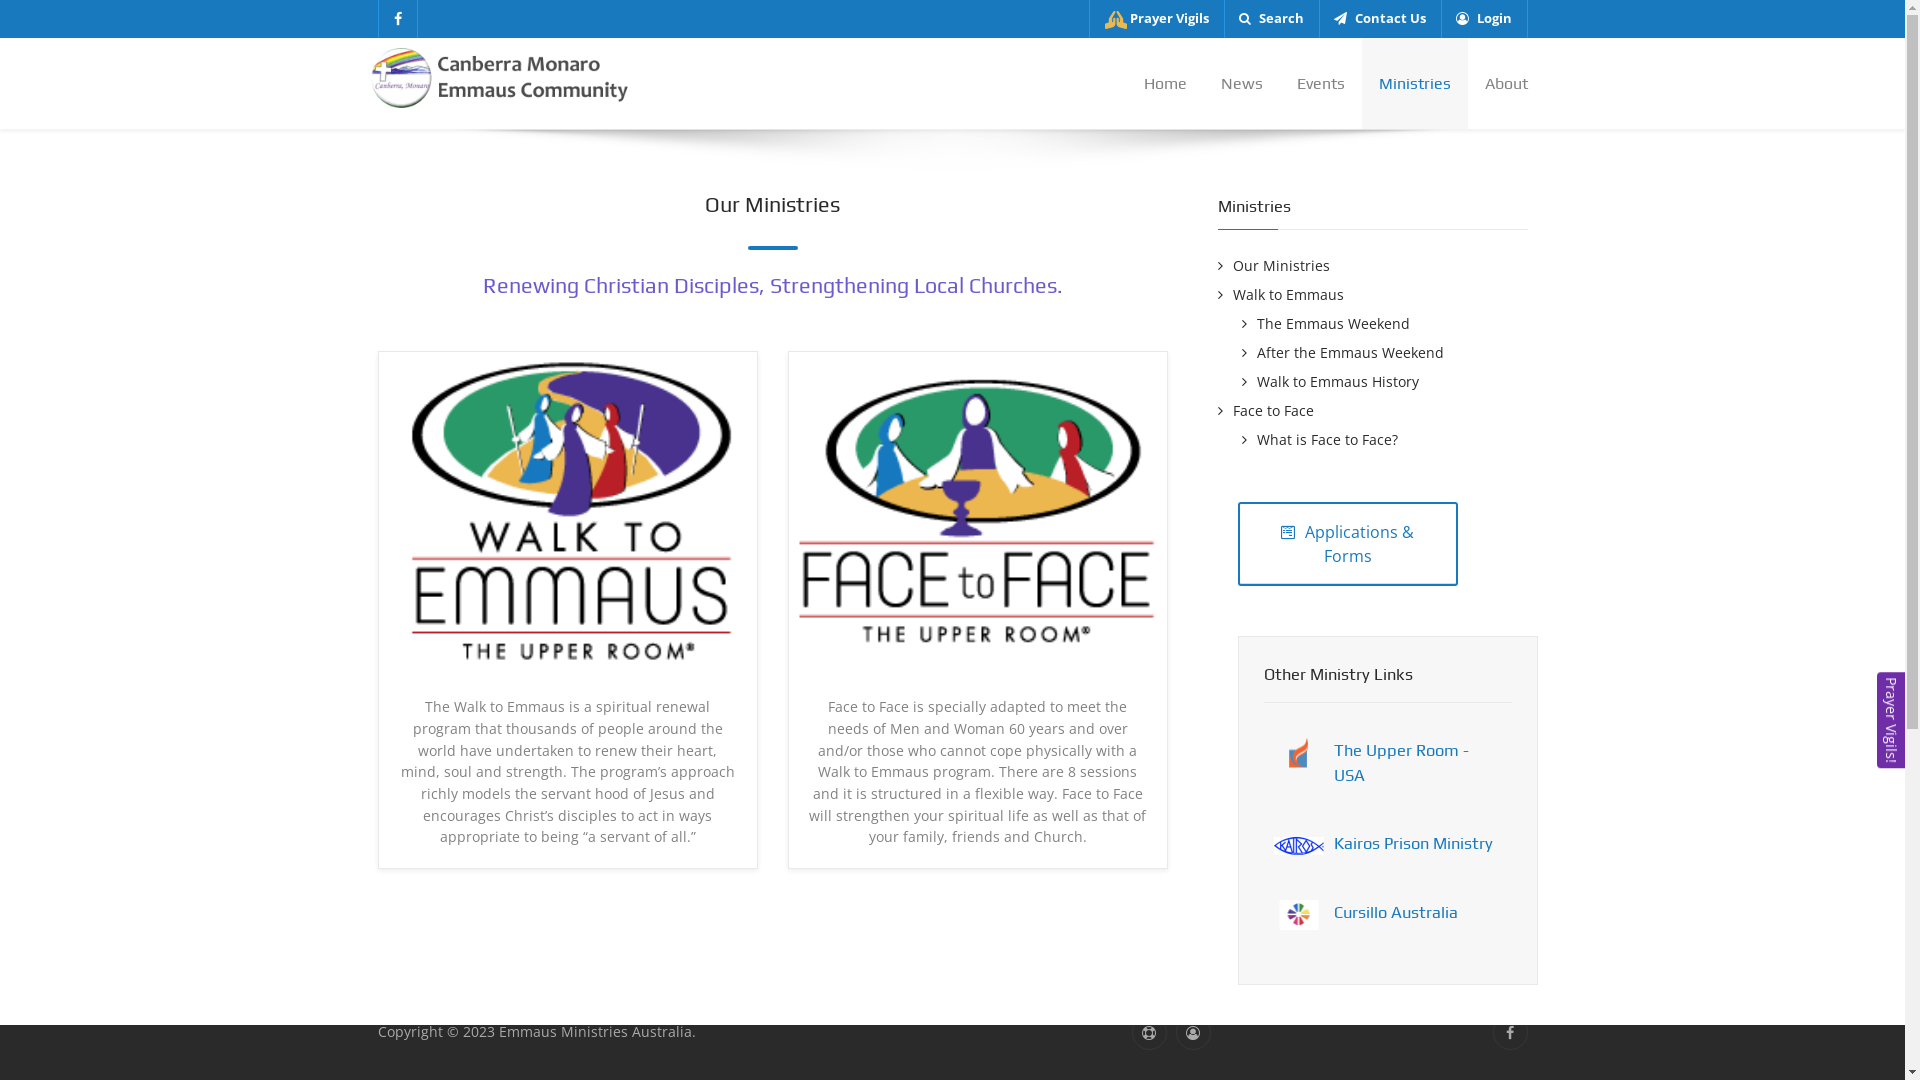 This screenshot has height=1080, width=1920. I want to click on 'Prayer Vigils', so click(1156, 19).